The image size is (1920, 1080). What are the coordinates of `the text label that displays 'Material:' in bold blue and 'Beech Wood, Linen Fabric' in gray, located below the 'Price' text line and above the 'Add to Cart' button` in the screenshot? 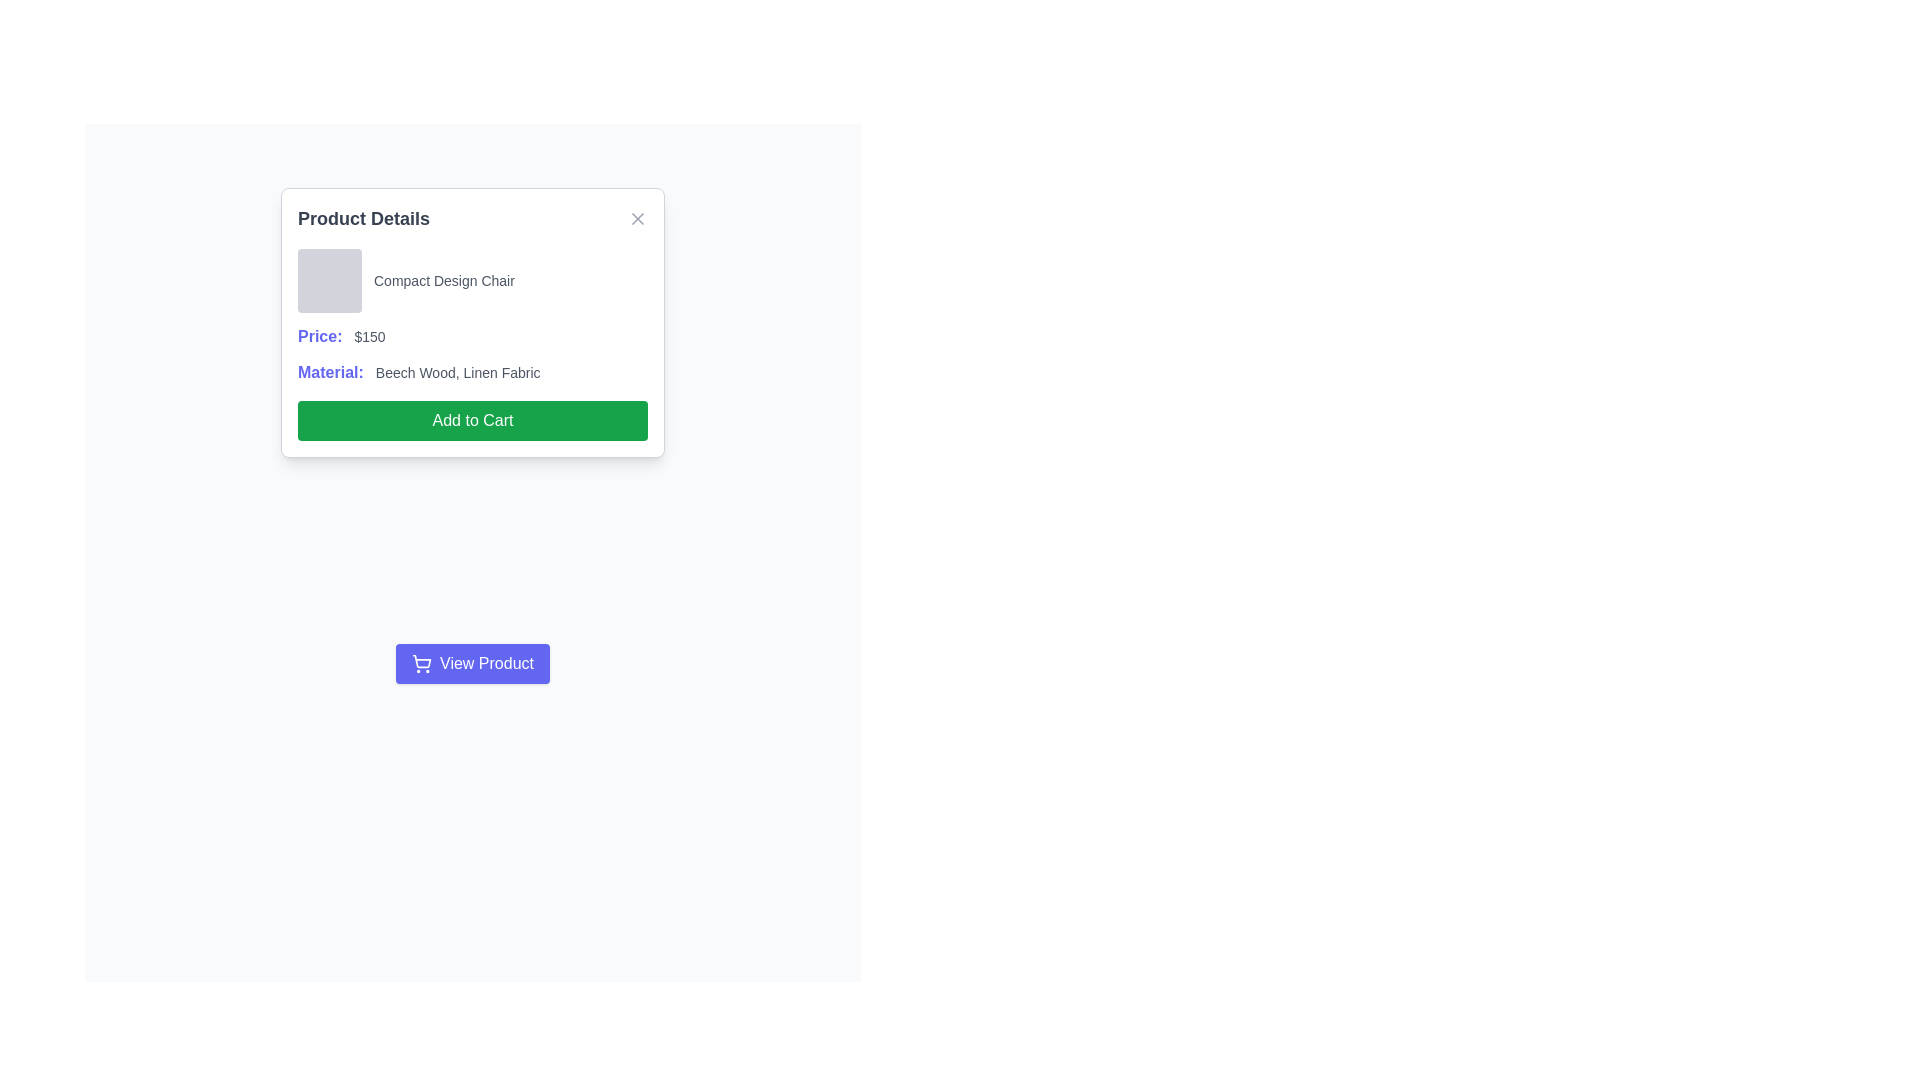 It's located at (472, 373).